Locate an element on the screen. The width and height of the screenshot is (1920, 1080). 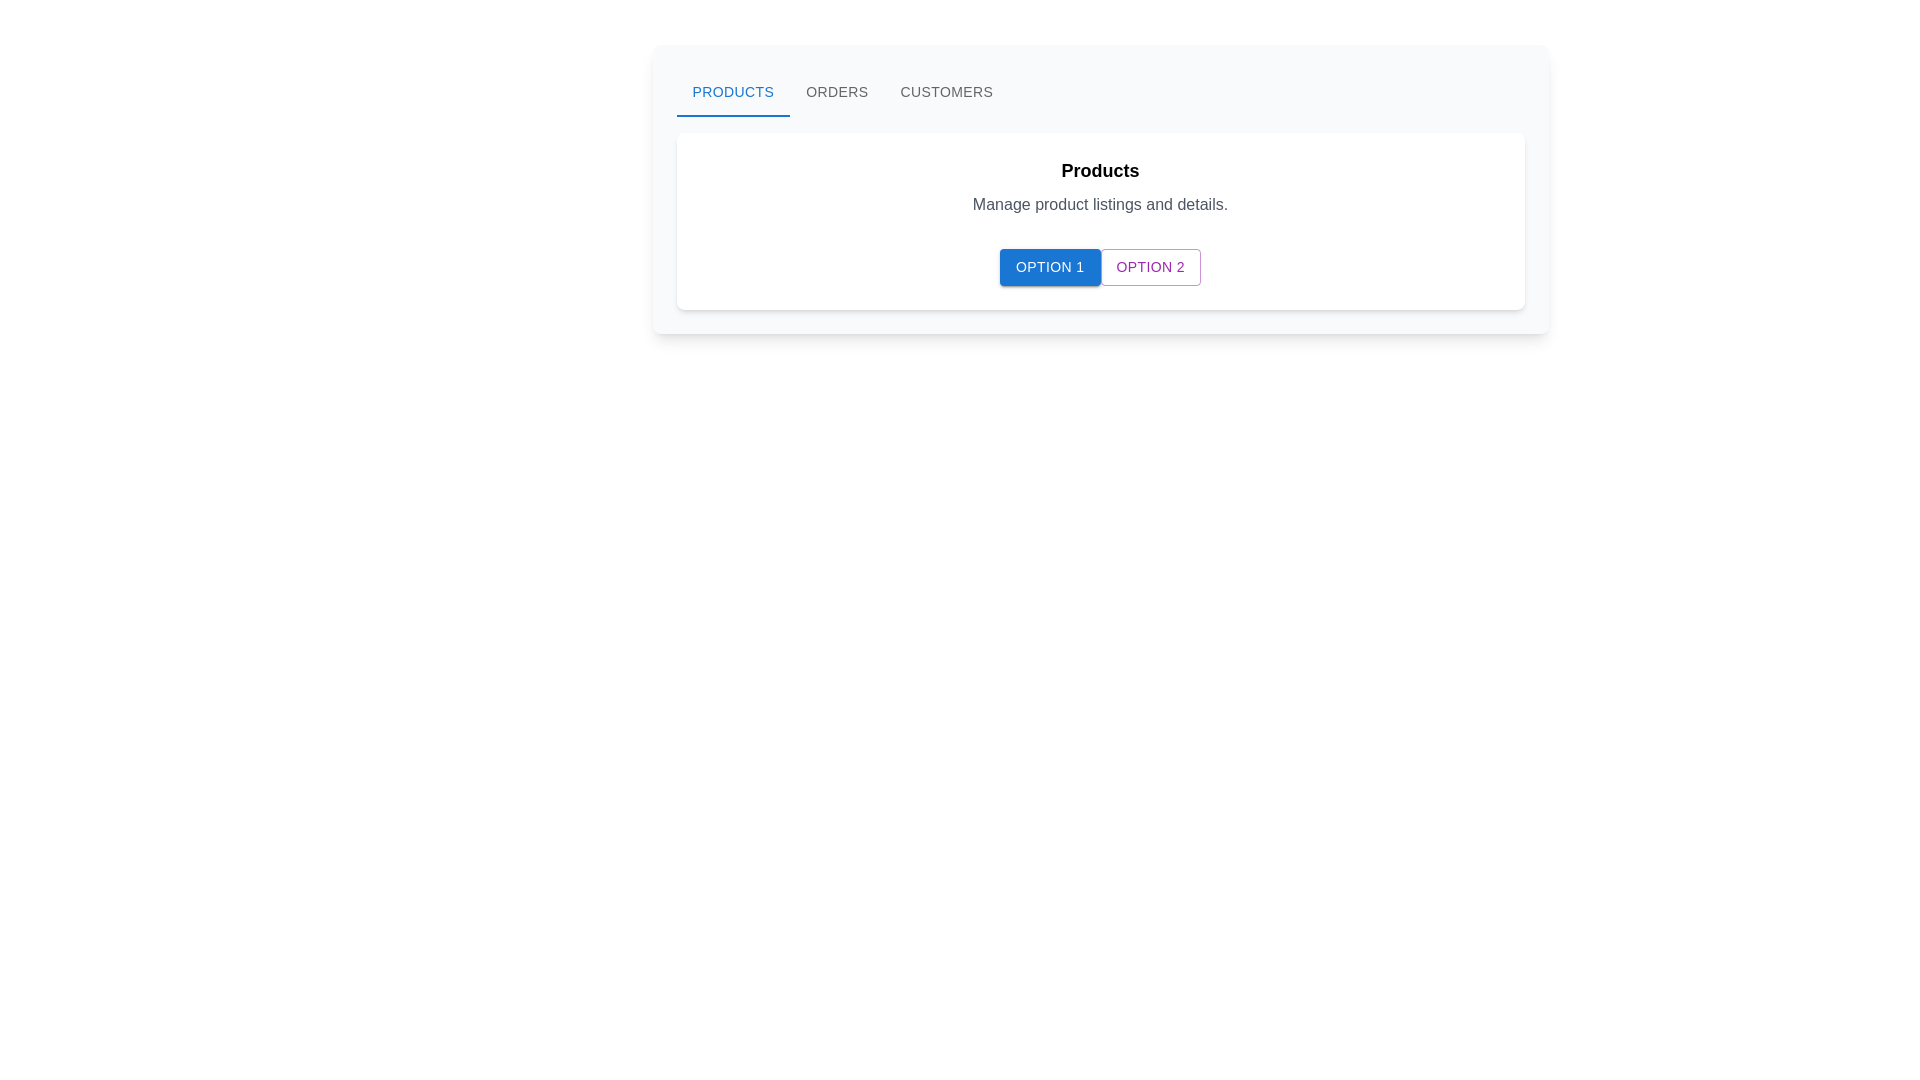
the 'Option 2' button located in the central lower section of the card layout is located at coordinates (1150, 266).